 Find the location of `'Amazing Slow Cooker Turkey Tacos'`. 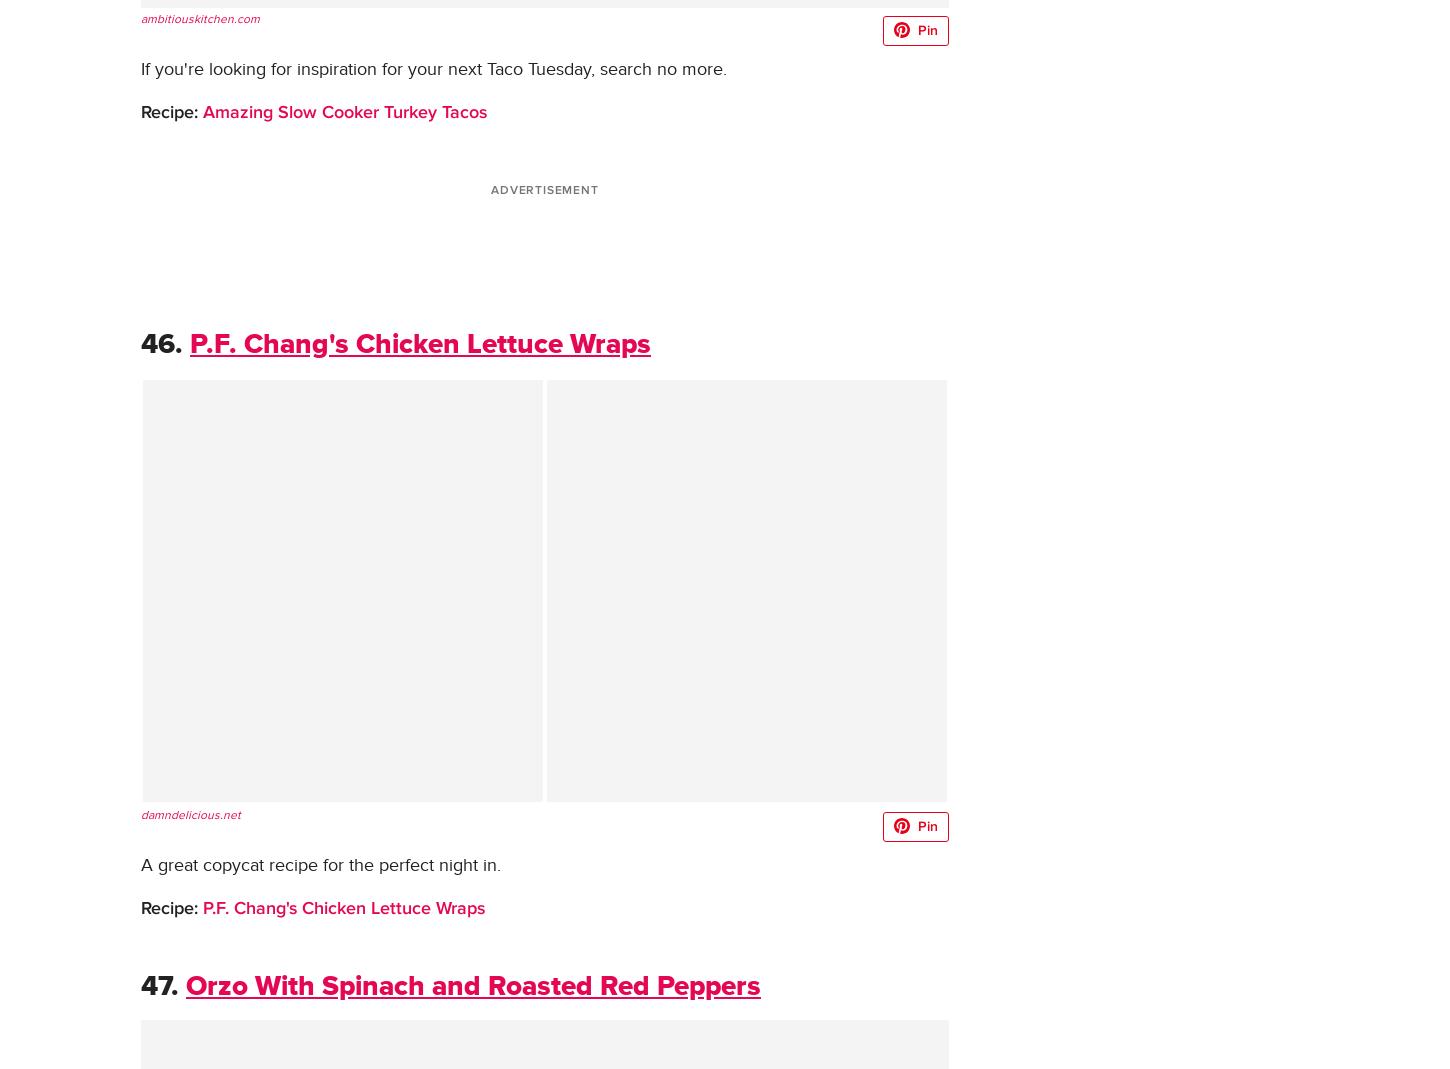

'Amazing Slow Cooker Turkey Tacos' is located at coordinates (197, 111).